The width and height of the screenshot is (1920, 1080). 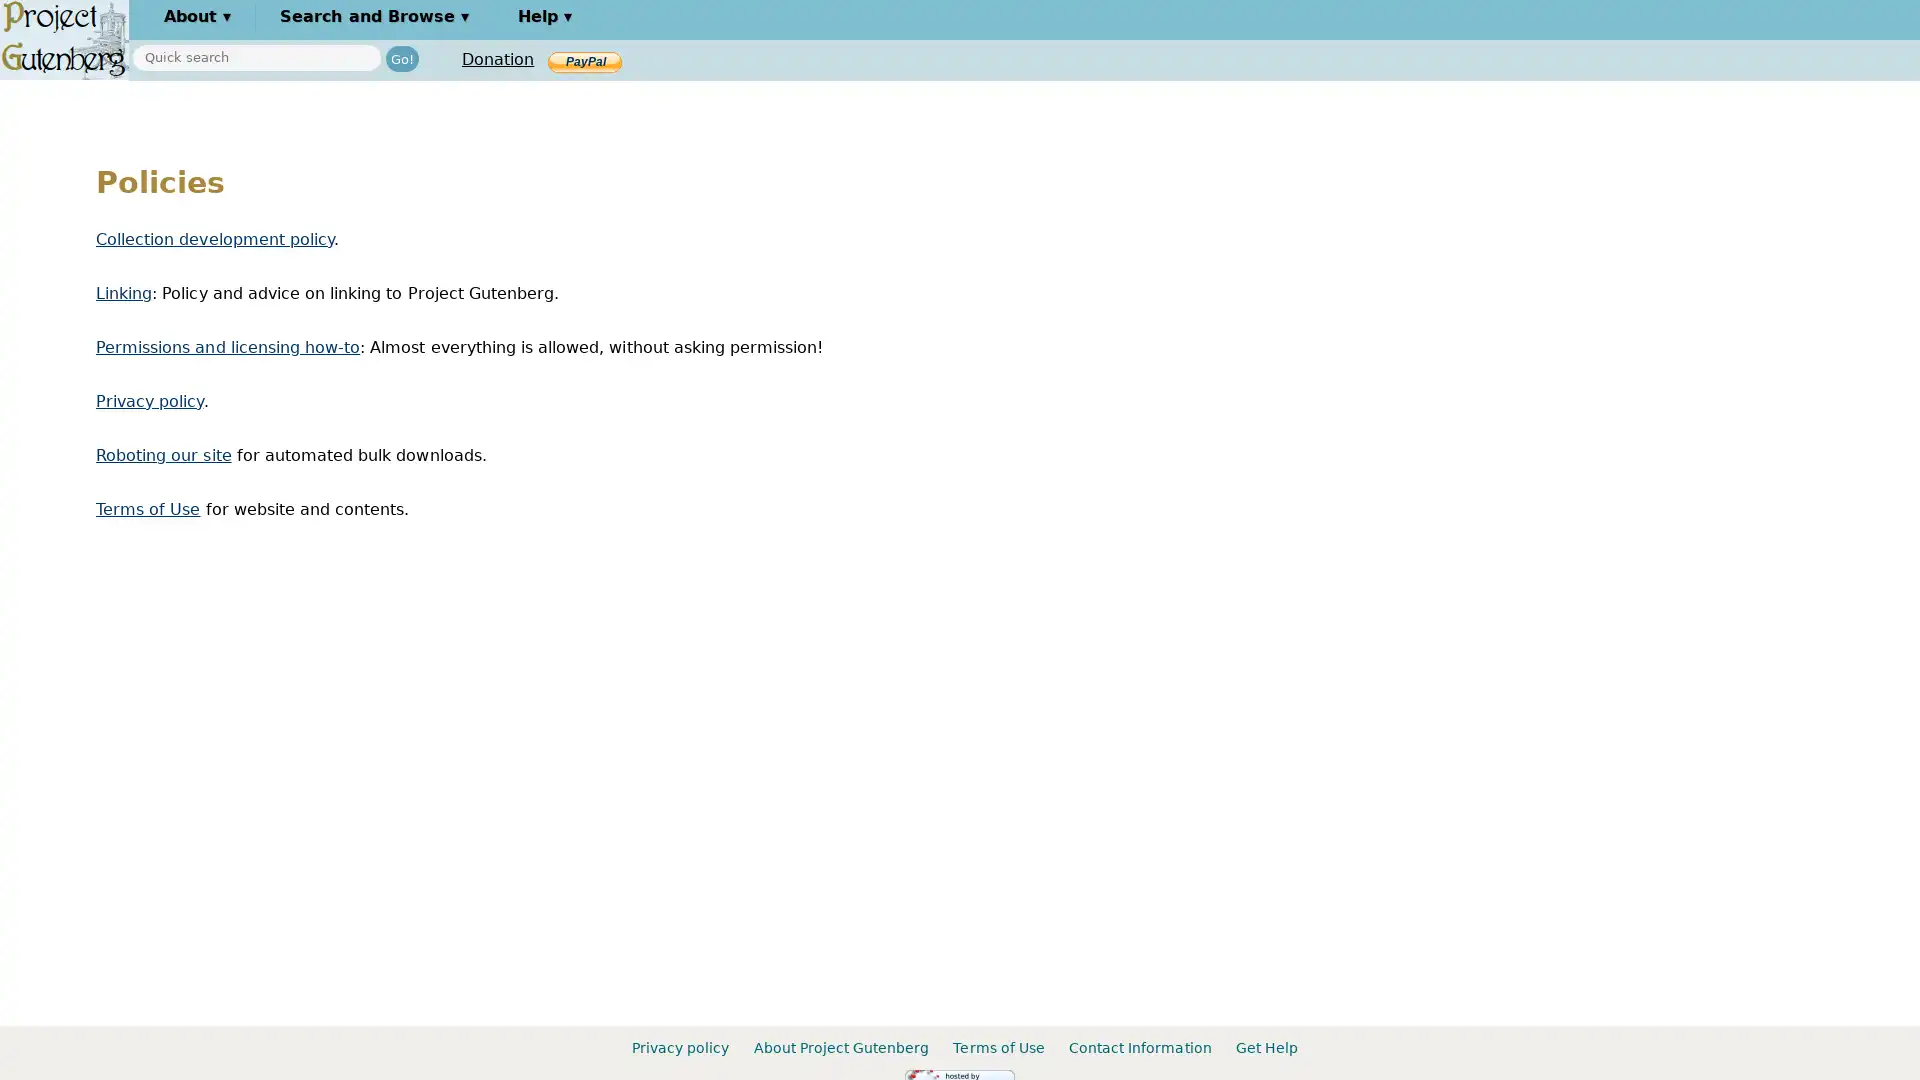 I want to click on Donate via PayPal, so click(x=584, y=60).